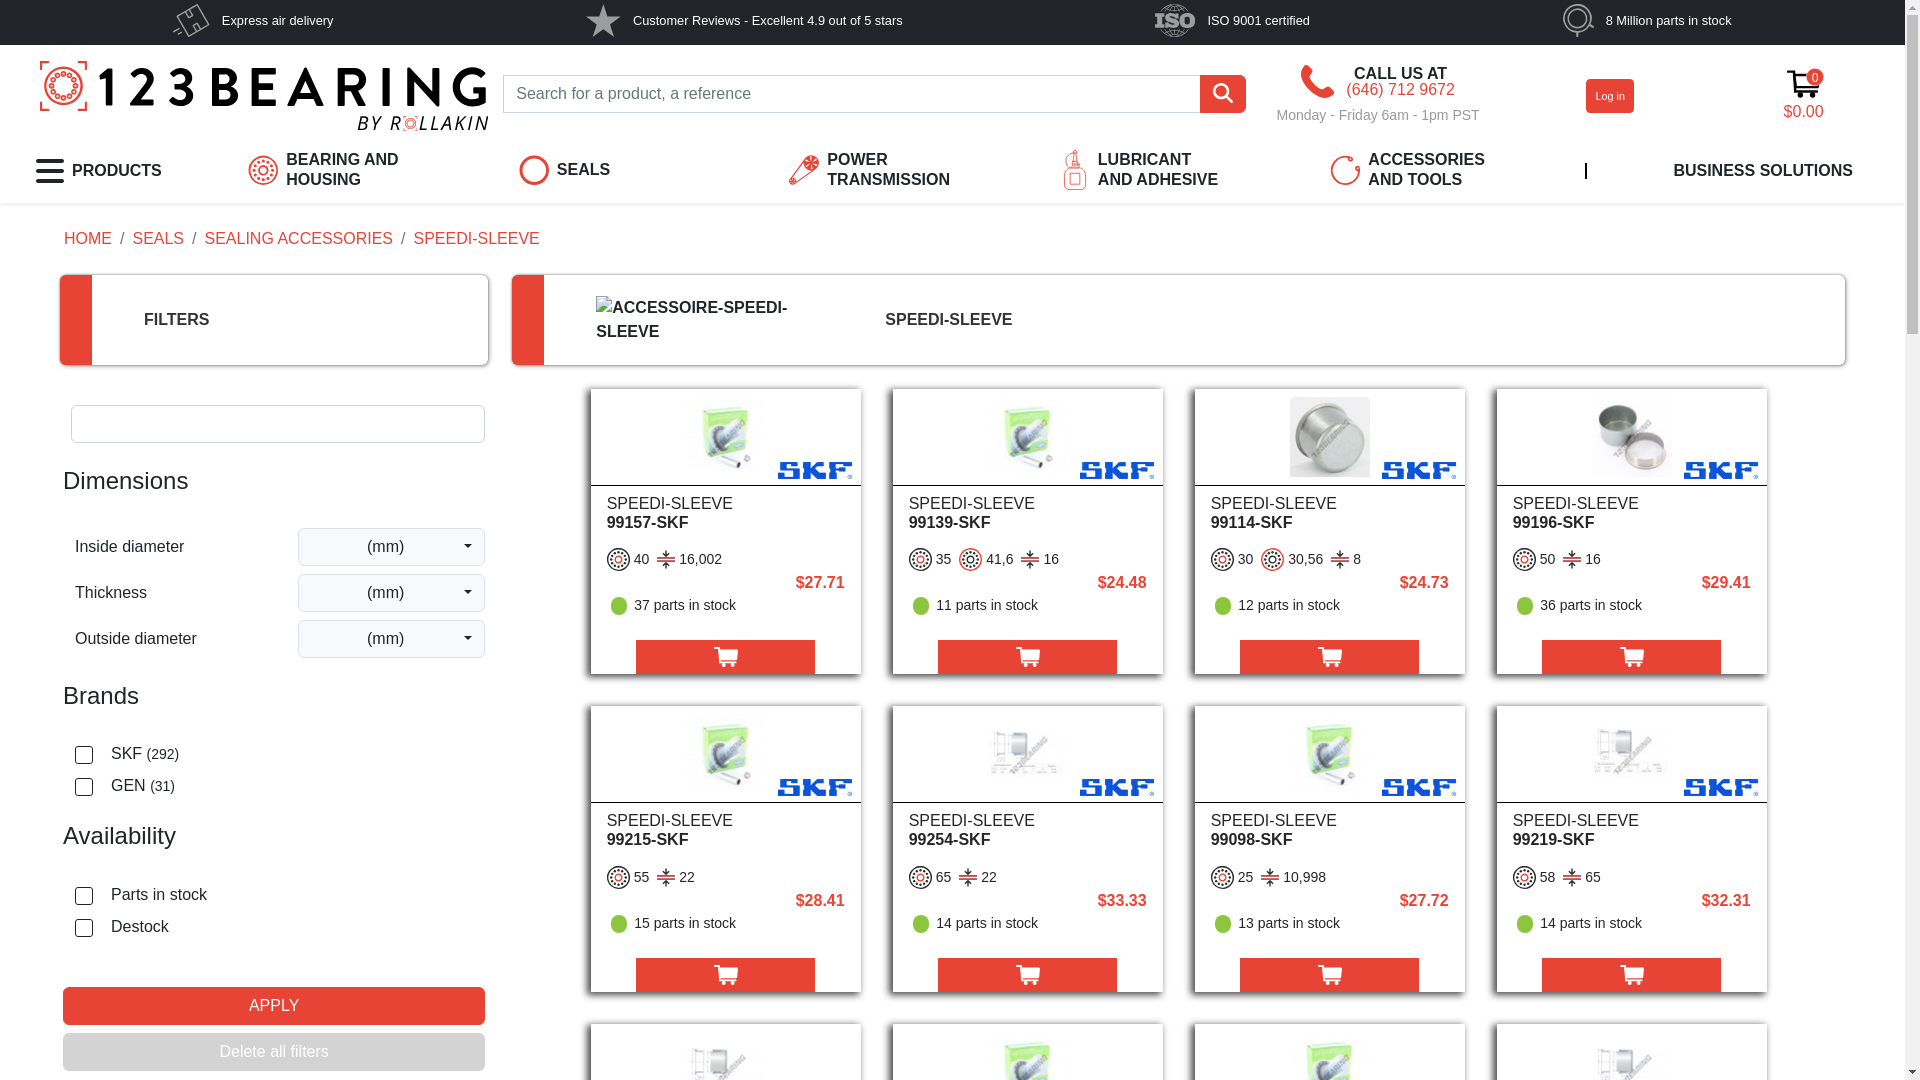 The image size is (1920, 1080). Describe the element at coordinates (297, 237) in the screenshot. I see `'SEALING ACCESSORIES'` at that location.